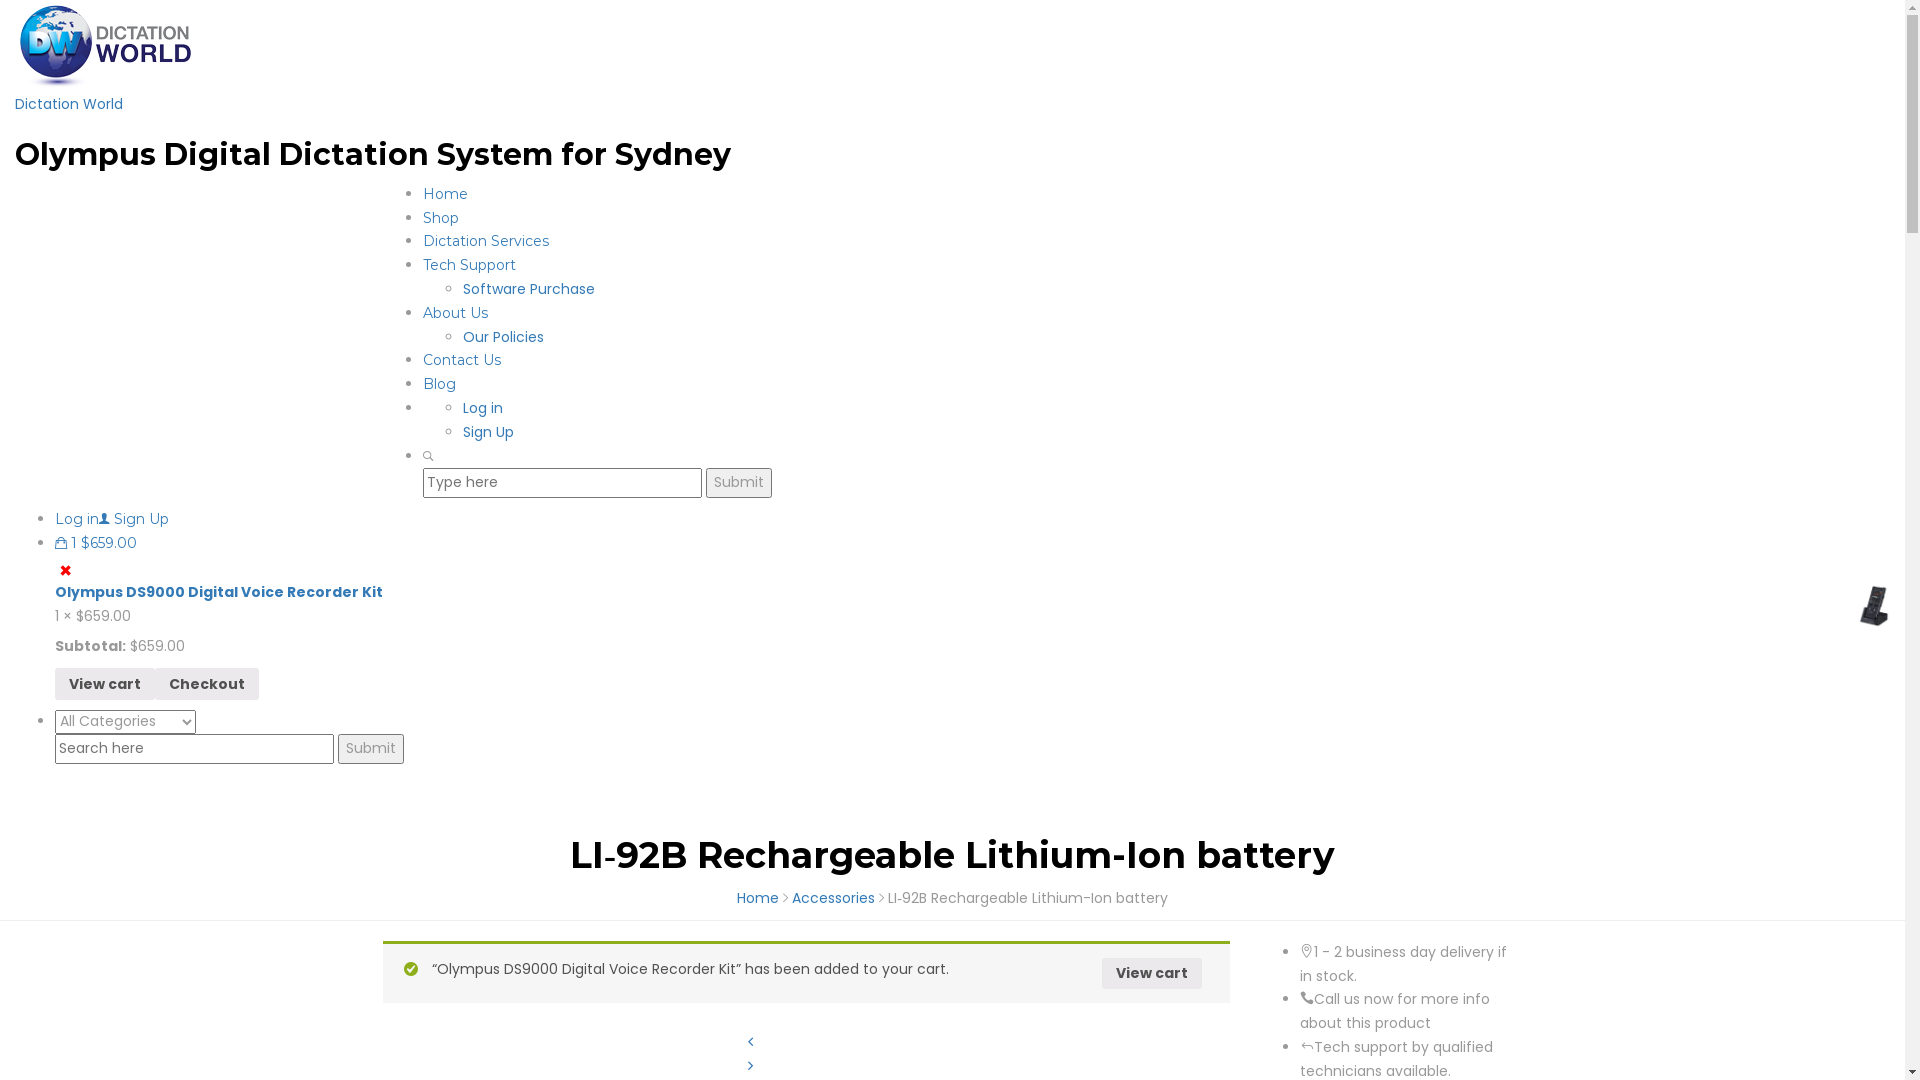  What do you see at coordinates (833, 897) in the screenshot?
I see `'Accessories'` at bounding box center [833, 897].